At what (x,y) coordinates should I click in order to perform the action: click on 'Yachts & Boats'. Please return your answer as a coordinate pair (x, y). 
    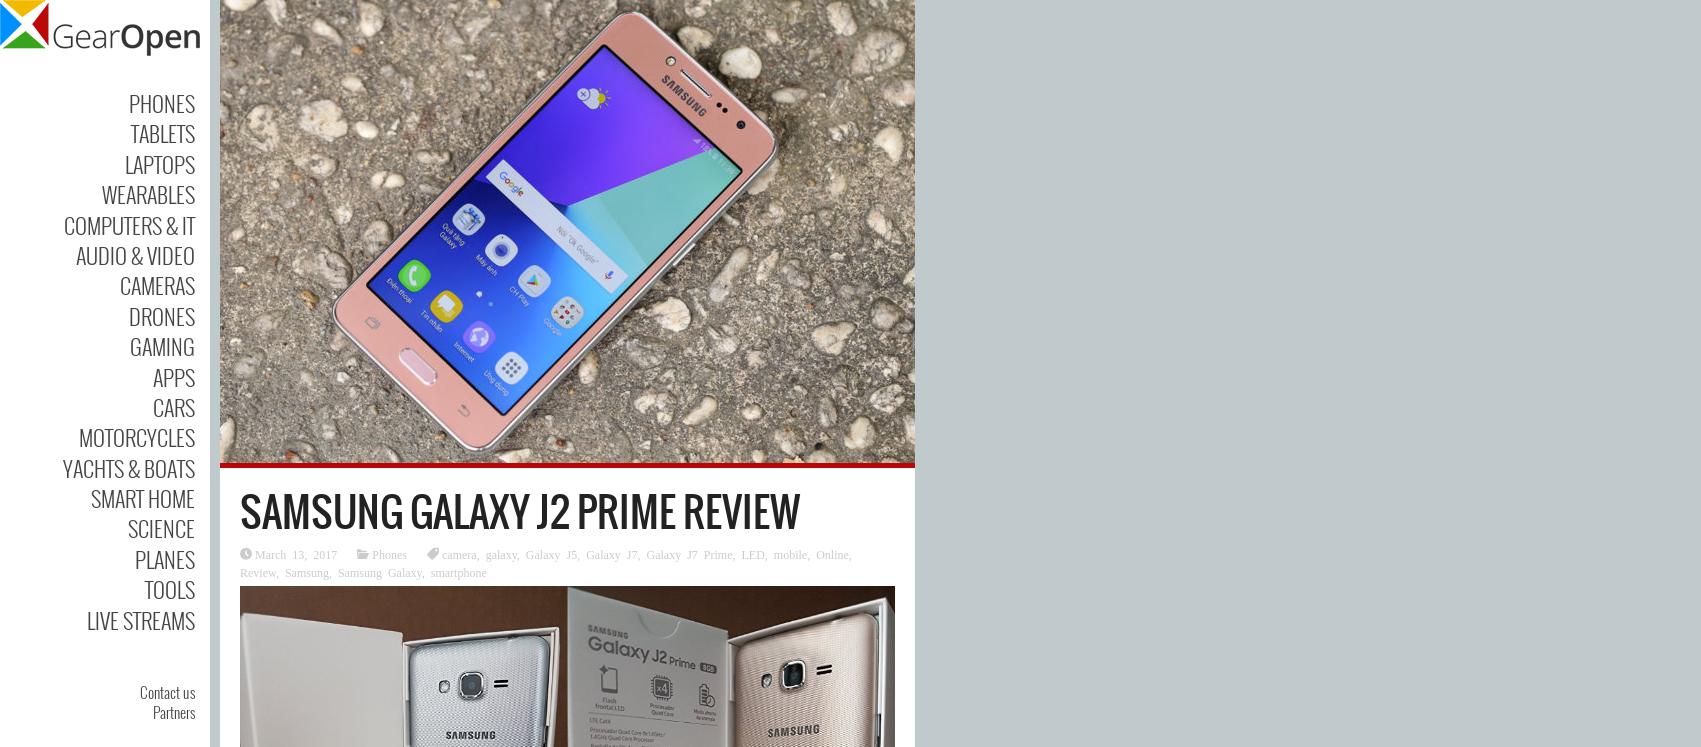
    Looking at the image, I should click on (127, 466).